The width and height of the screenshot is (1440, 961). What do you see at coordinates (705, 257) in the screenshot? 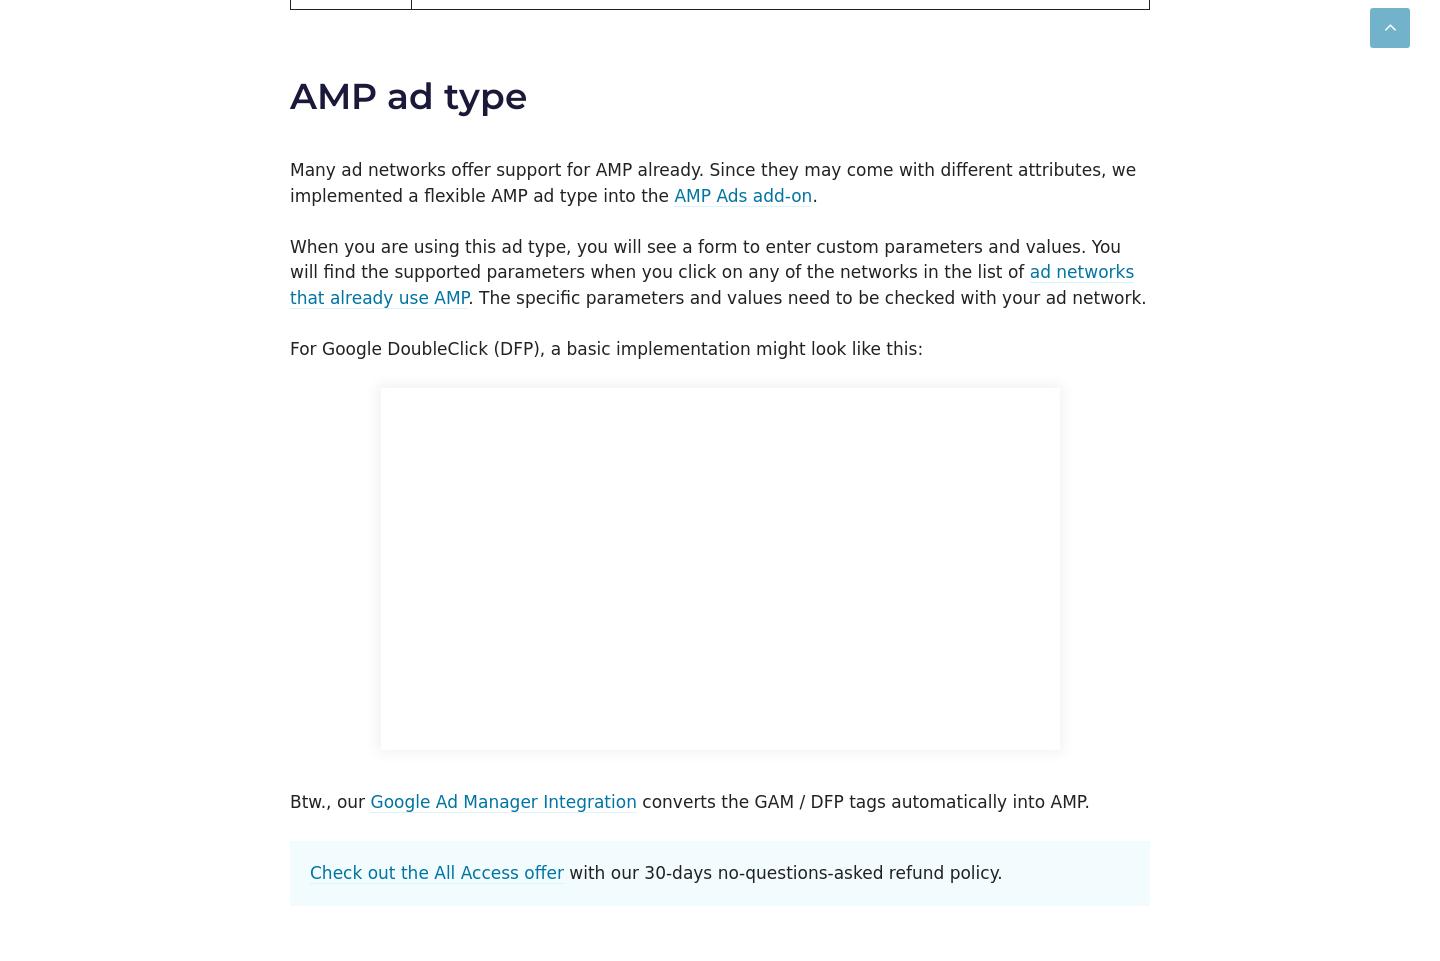
I see `'When you are using this ad type, you will see a form to enter custom parameters and values. You will find the supported parameters when you click on any of the networks in the list of'` at bounding box center [705, 257].